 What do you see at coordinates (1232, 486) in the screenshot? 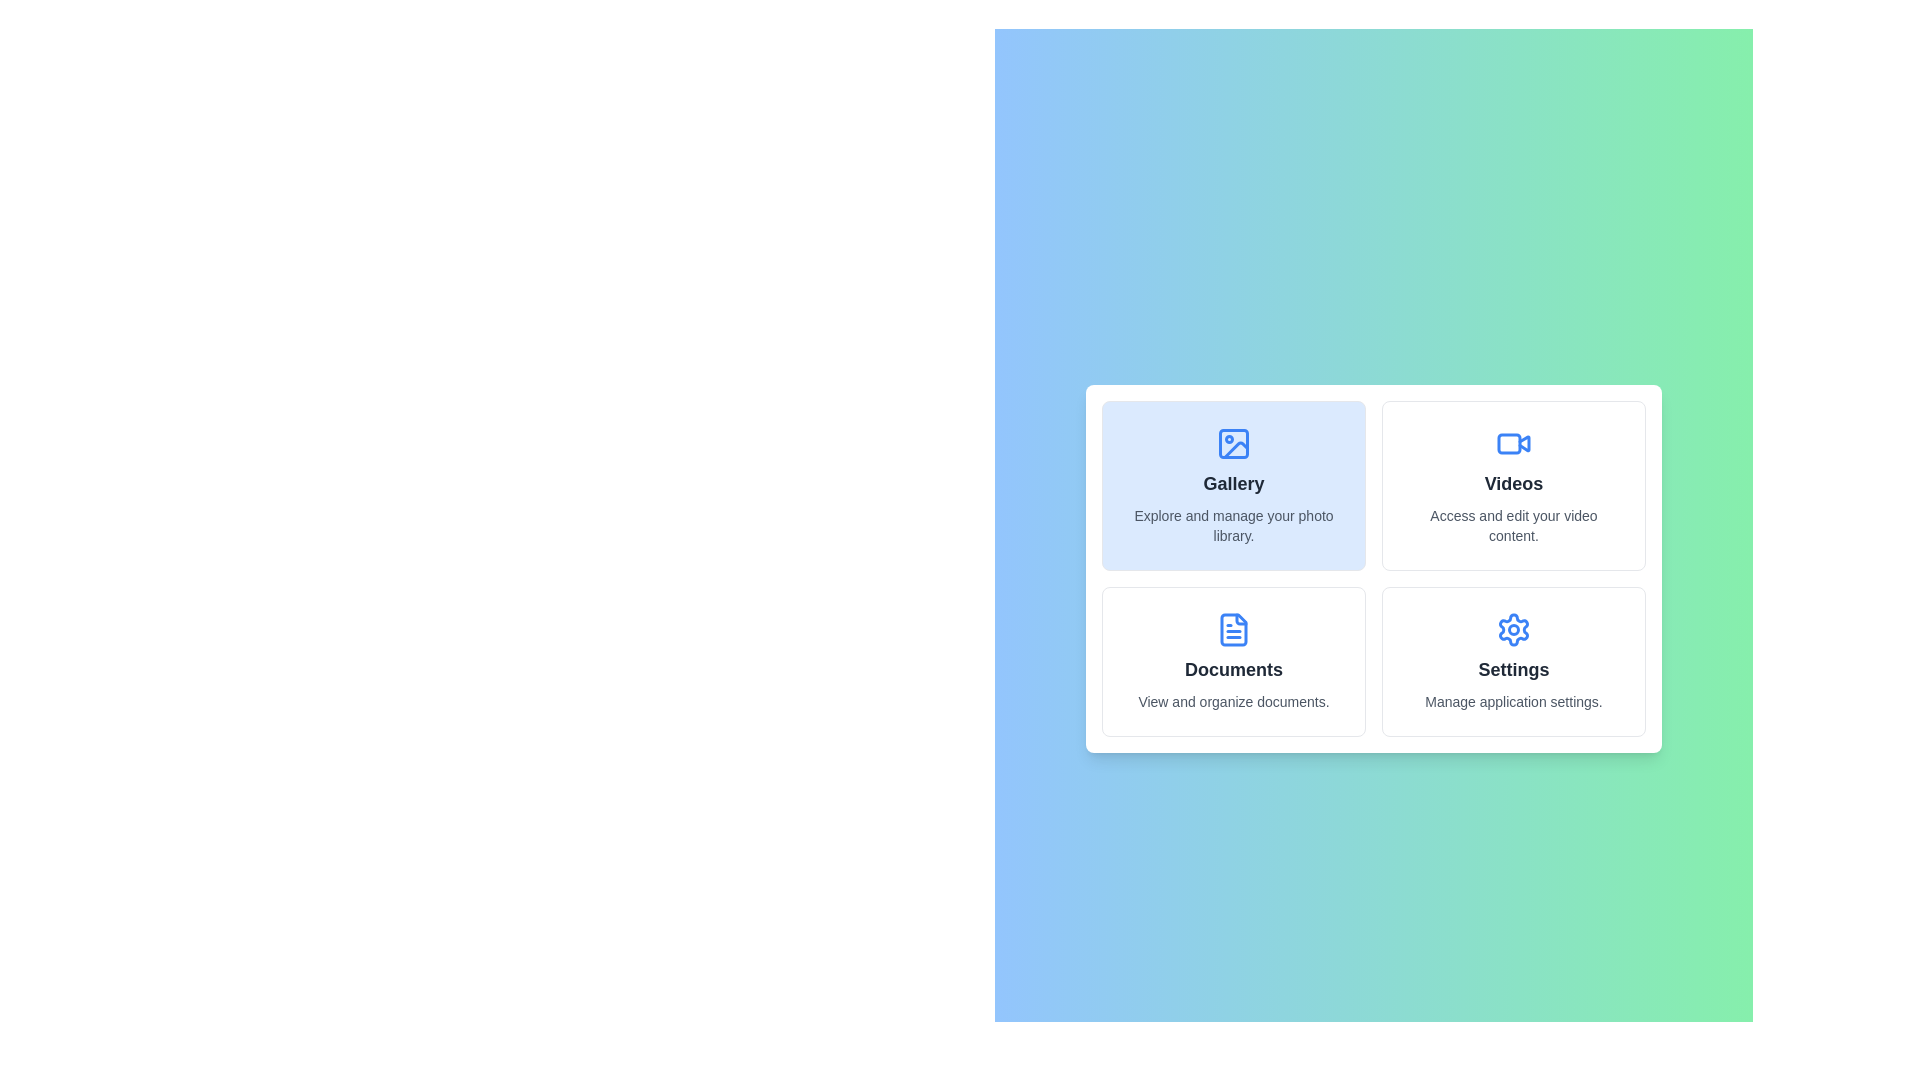
I see `the icon and label for Gallery` at bounding box center [1232, 486].